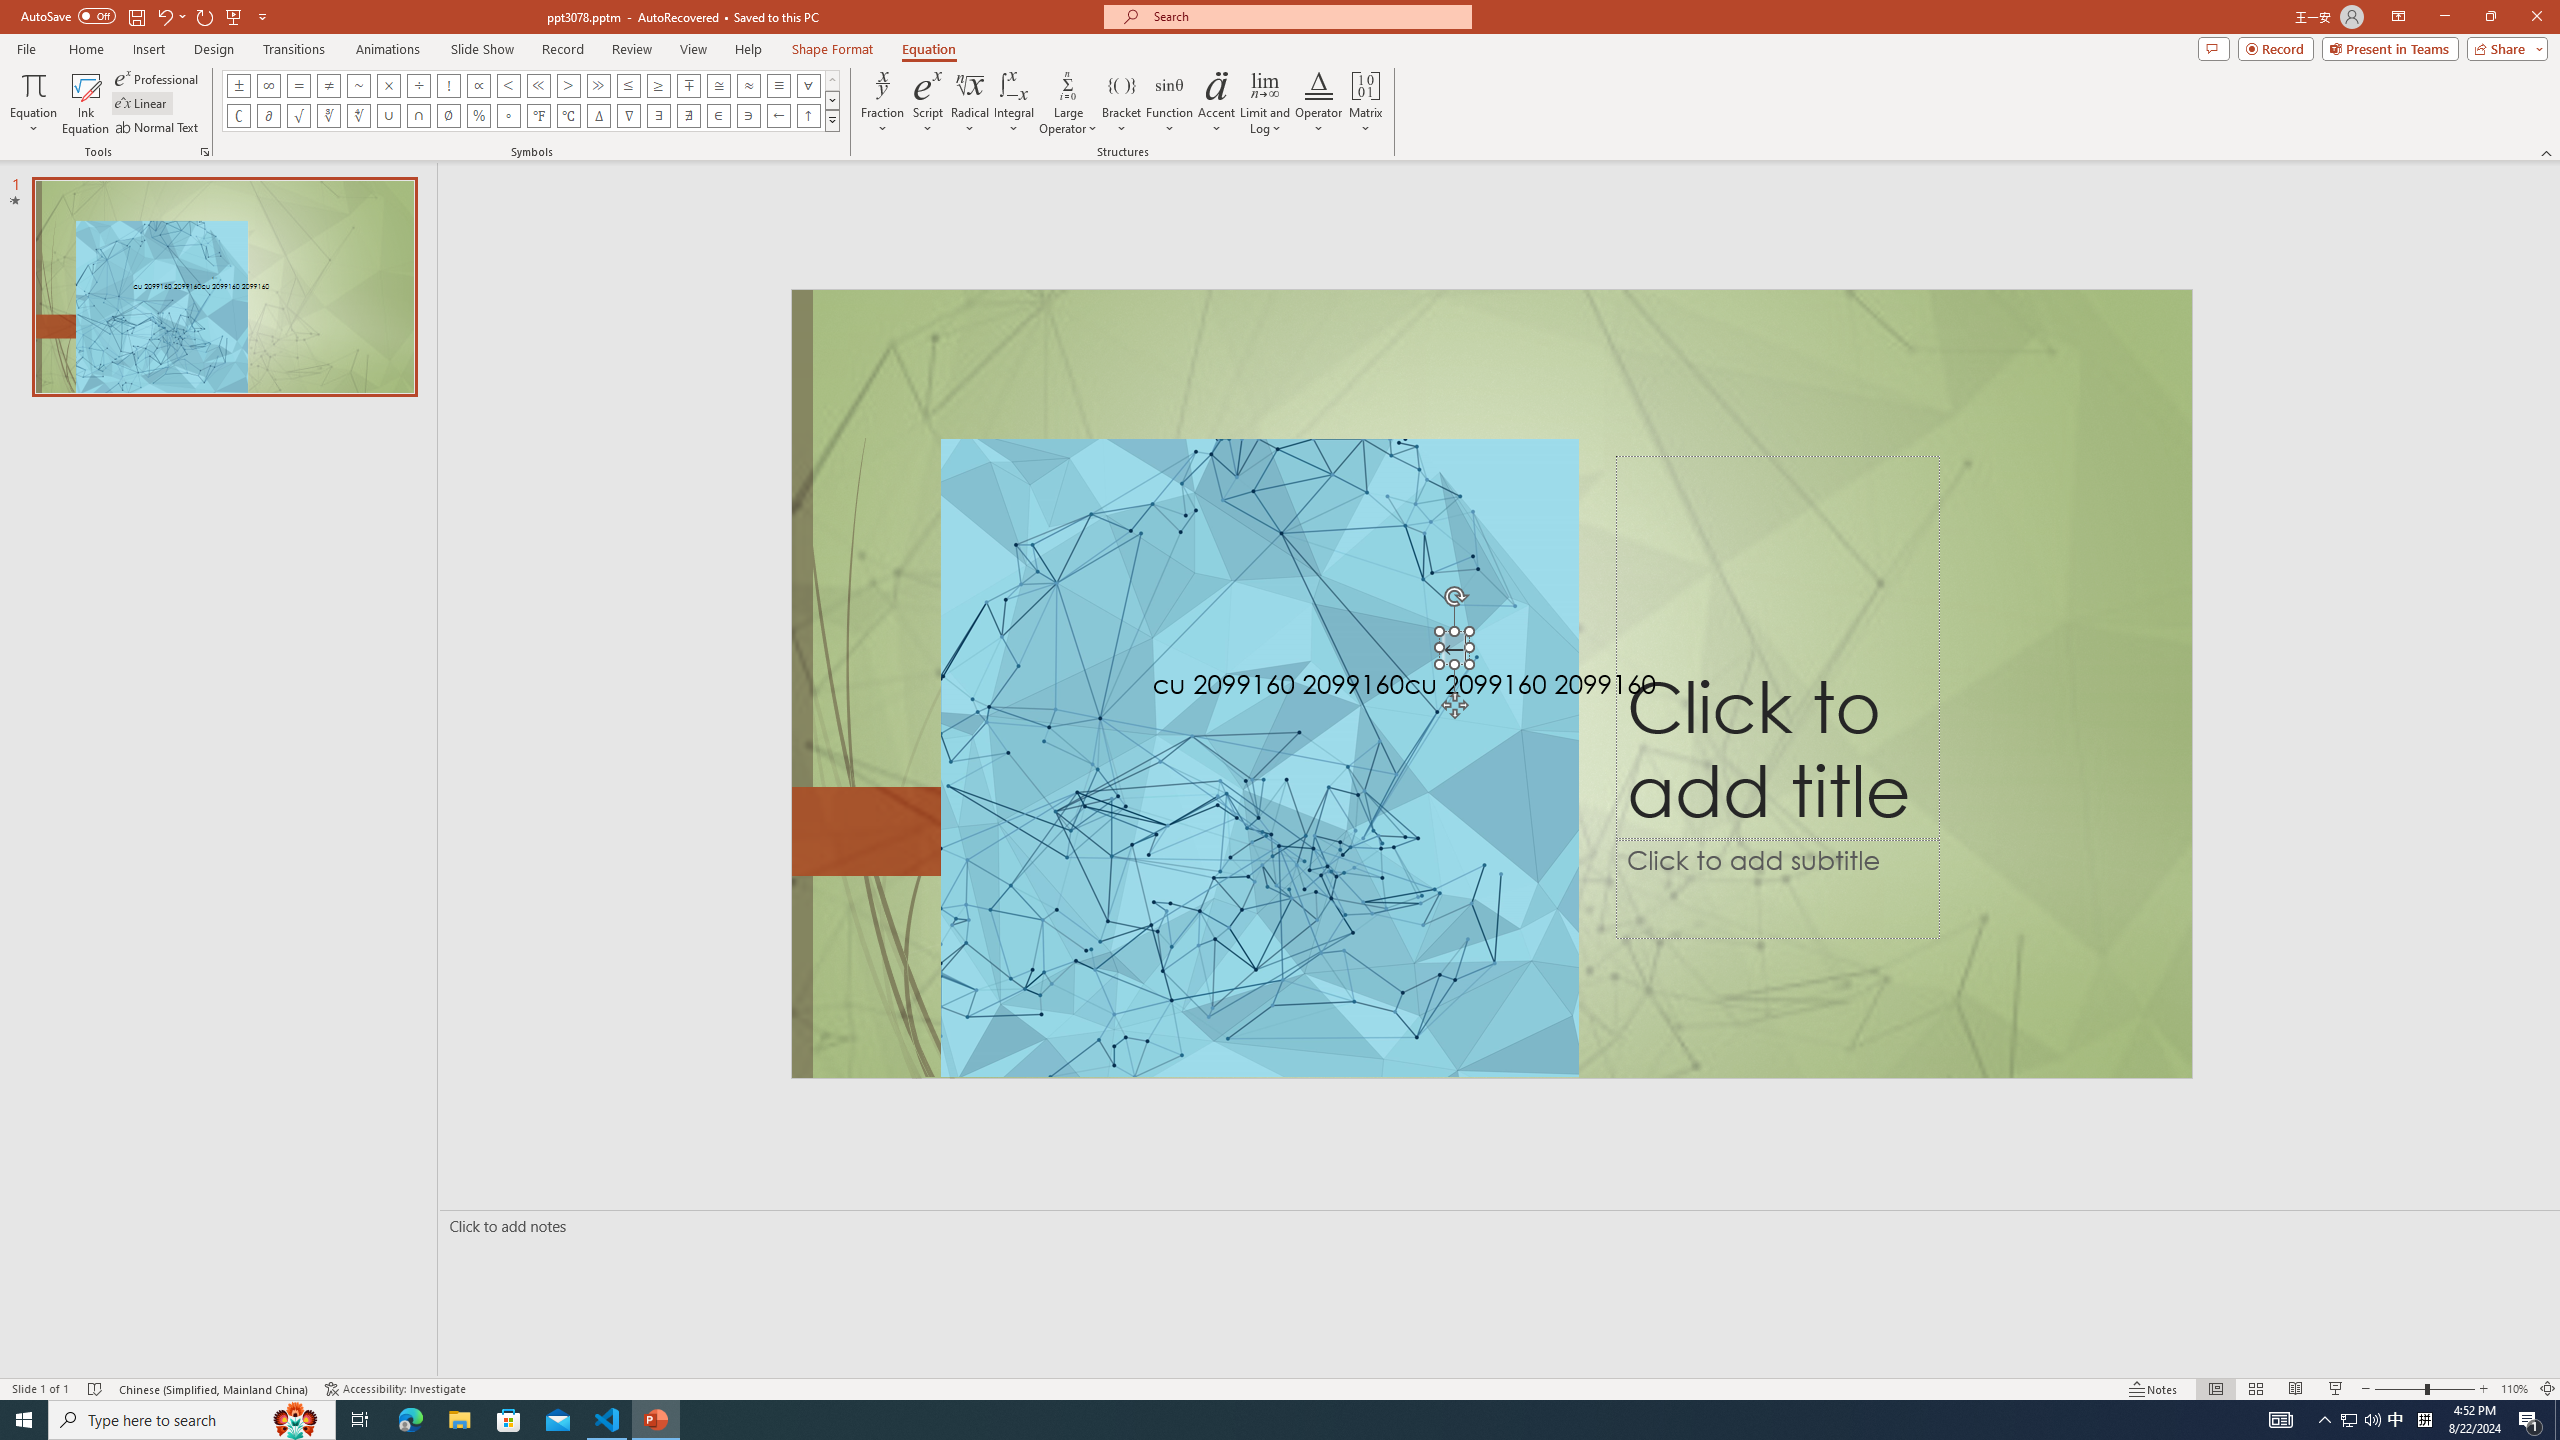 The height and width of the screenshot is (1440, 2560). I want to click on 'Equation Symbol Plus Minus', so click(239, 84).